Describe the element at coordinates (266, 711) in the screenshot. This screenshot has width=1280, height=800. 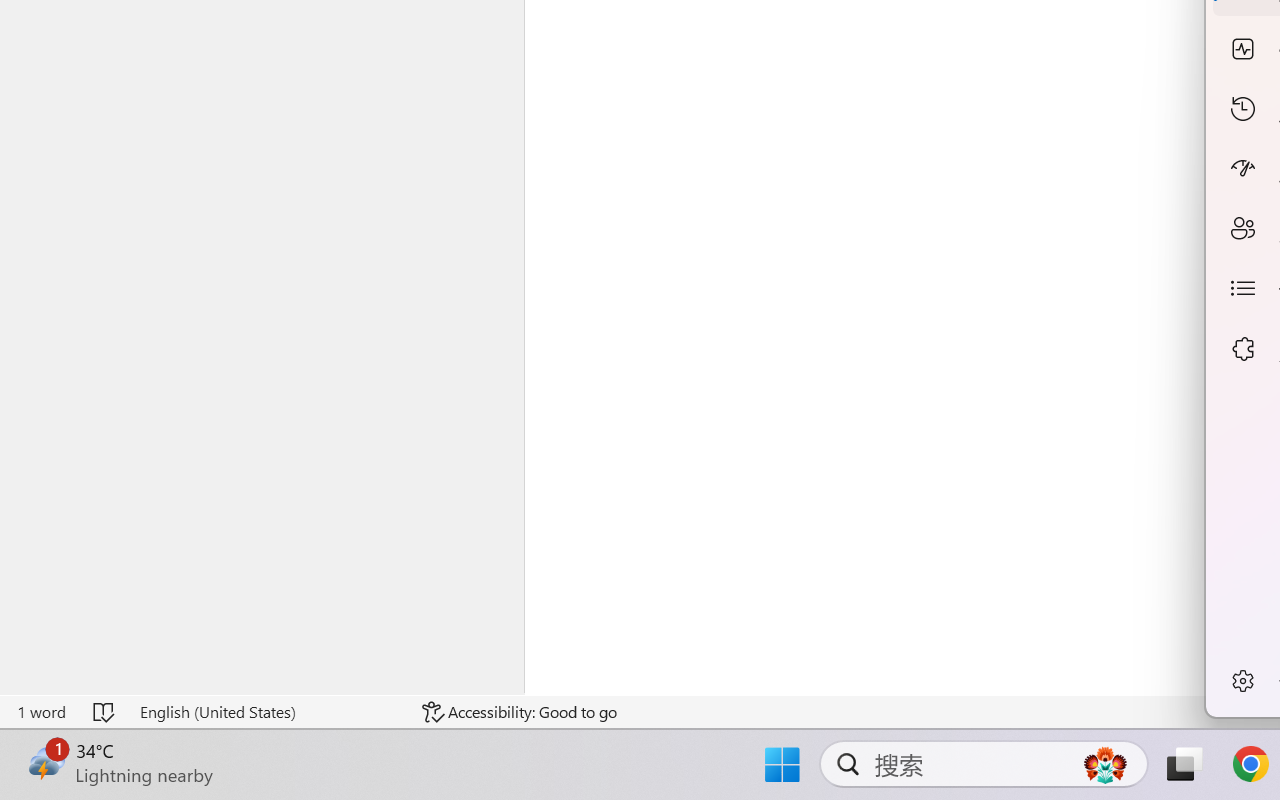
I see `'Language English (United States)'` at that location.